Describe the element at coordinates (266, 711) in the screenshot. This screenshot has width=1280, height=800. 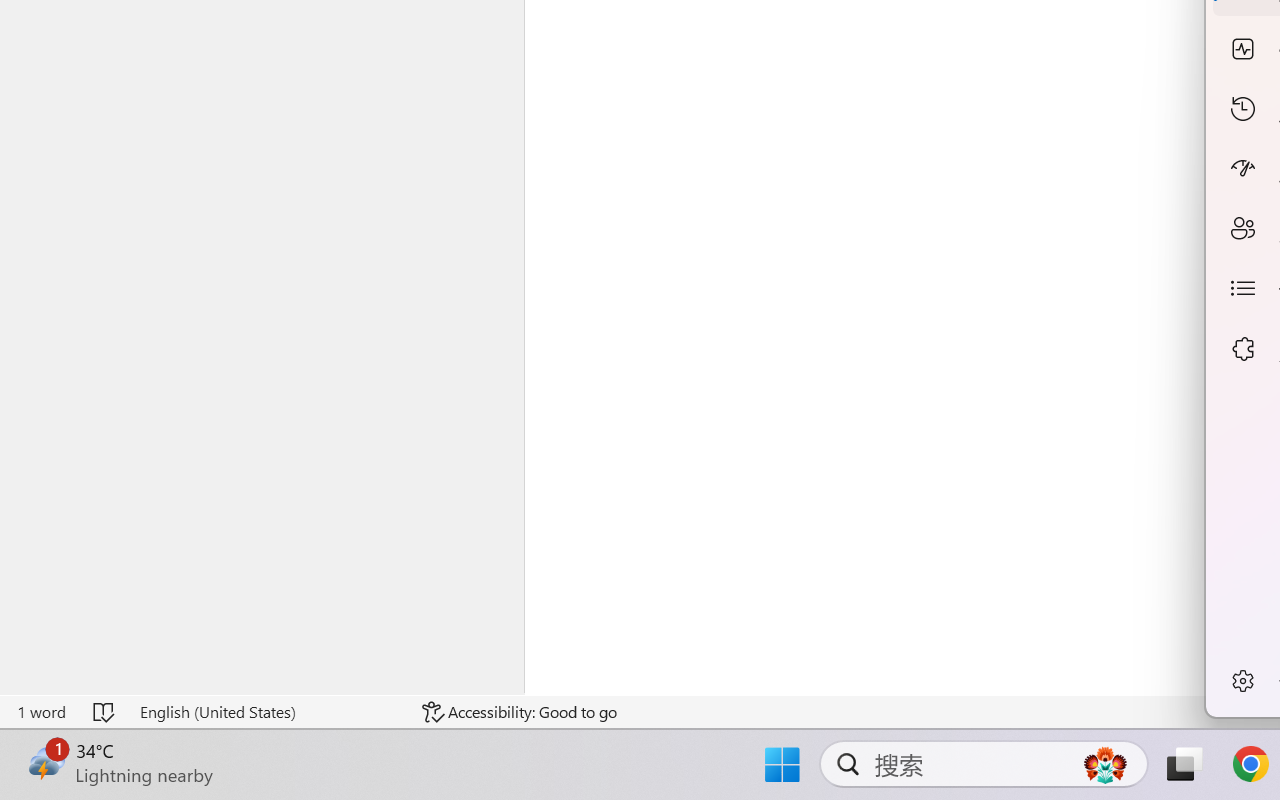
I see `'Language English (United States)'` at that location.